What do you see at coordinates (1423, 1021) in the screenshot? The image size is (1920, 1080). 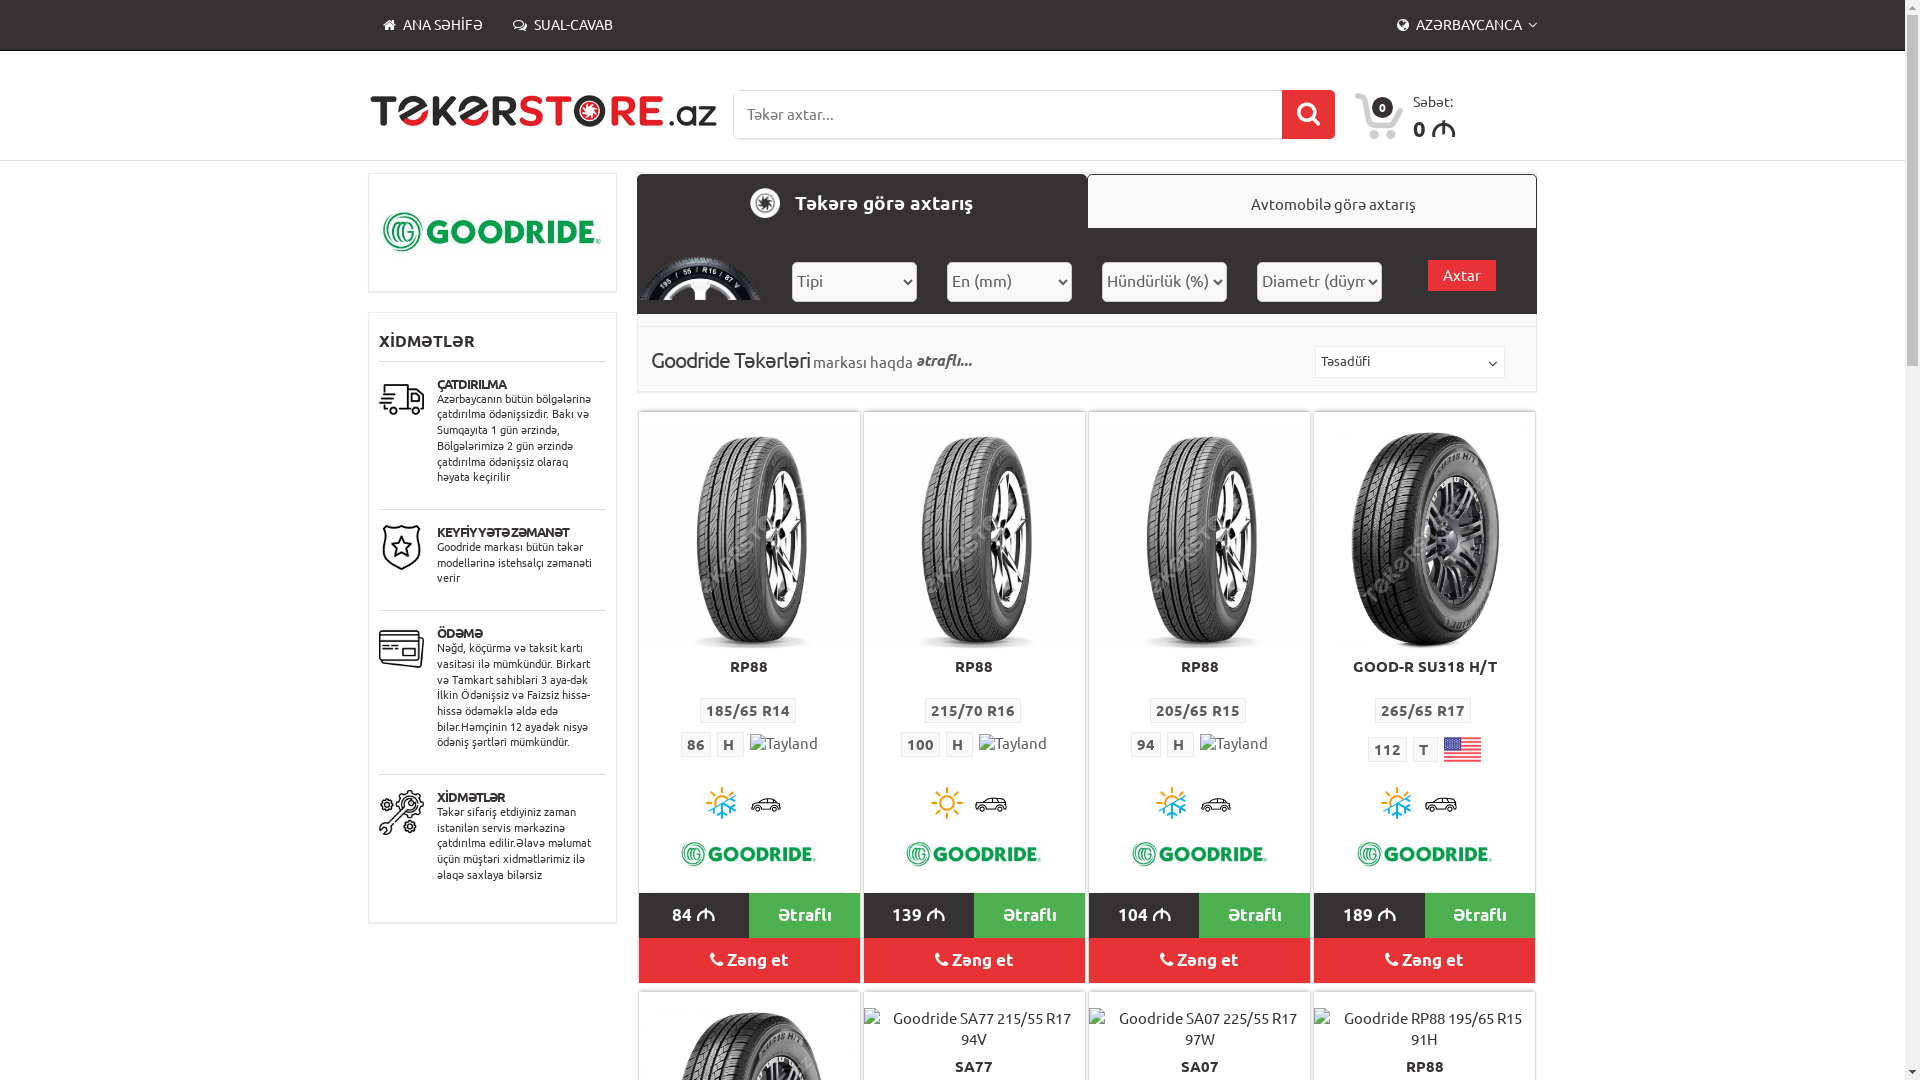 I see `'Goodride RP88 195/65 R15 91H'` at bounding box center [1423, 1021].